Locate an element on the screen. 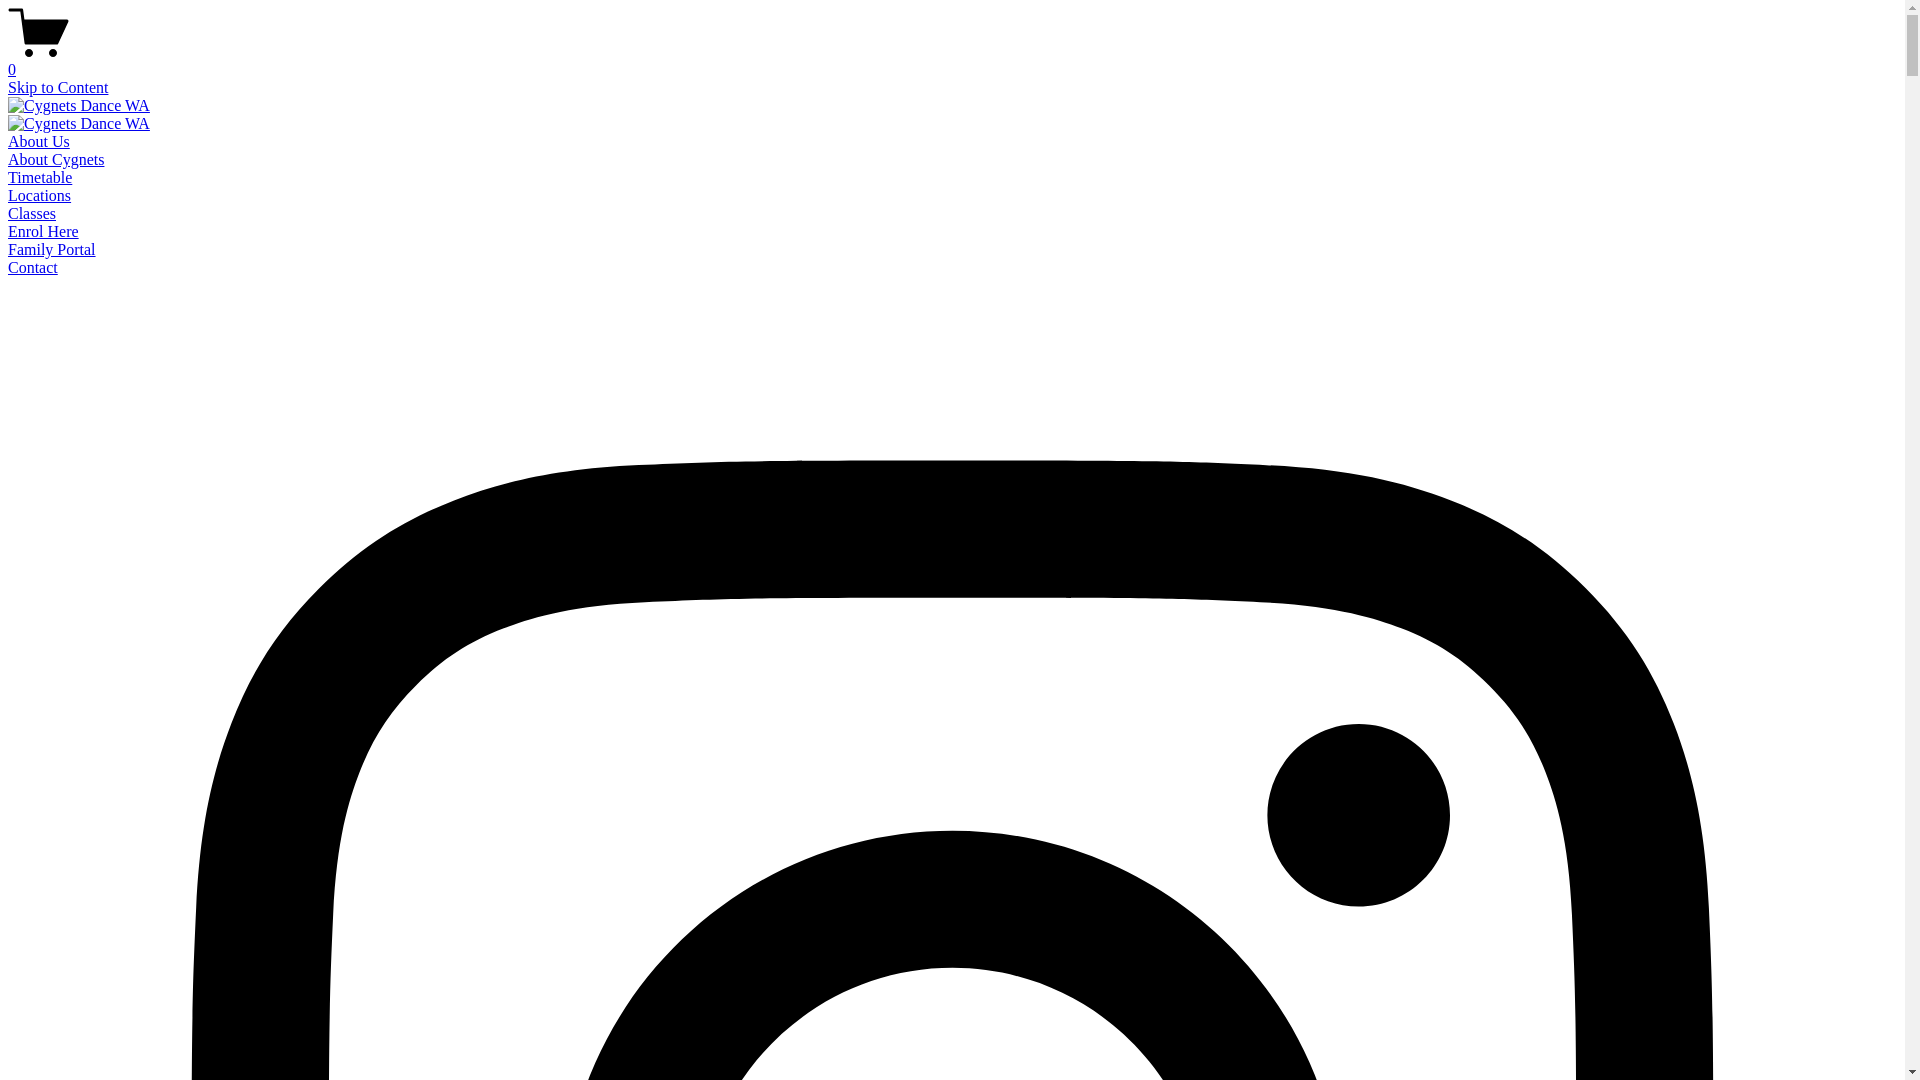  'Contact' is located at coordinates (8, 266).